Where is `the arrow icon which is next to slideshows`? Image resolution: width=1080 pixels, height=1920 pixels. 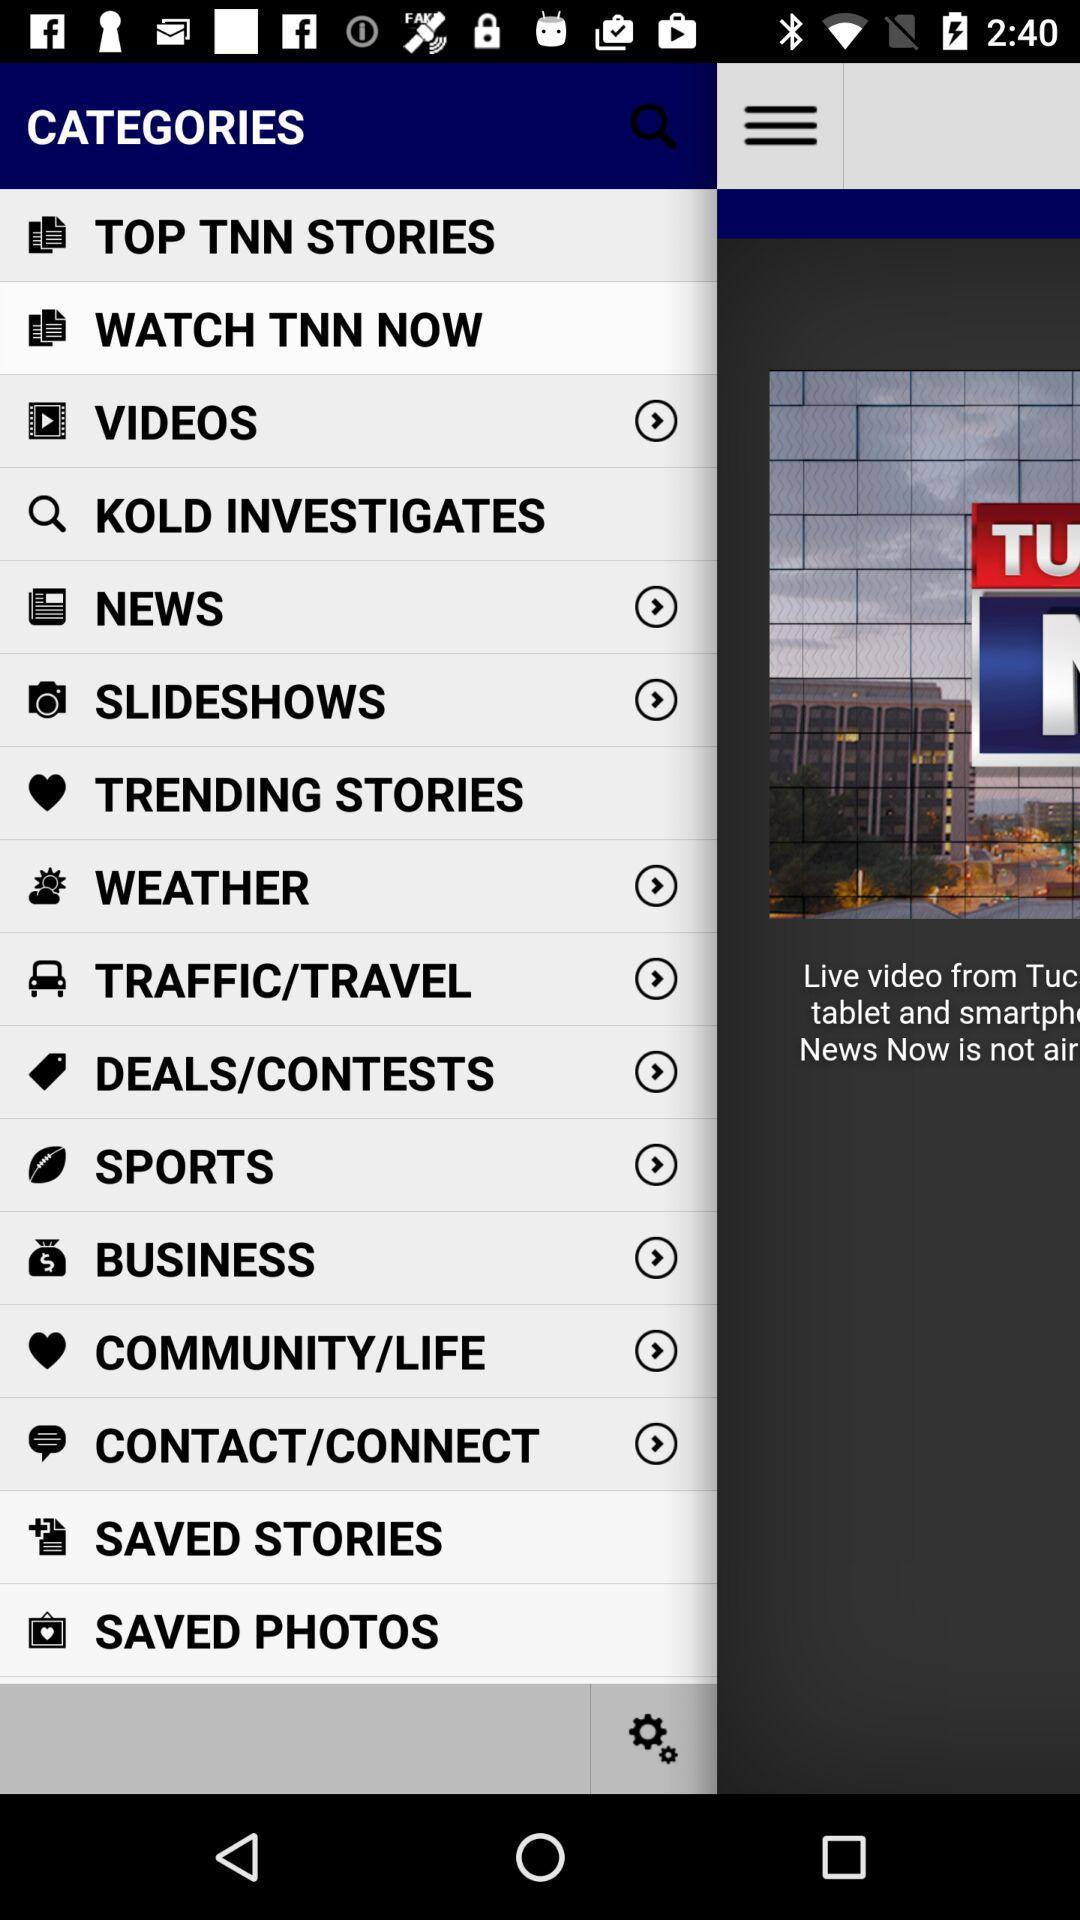
the arrow icon which is next to slideshows is located at coordinates (655, 700).